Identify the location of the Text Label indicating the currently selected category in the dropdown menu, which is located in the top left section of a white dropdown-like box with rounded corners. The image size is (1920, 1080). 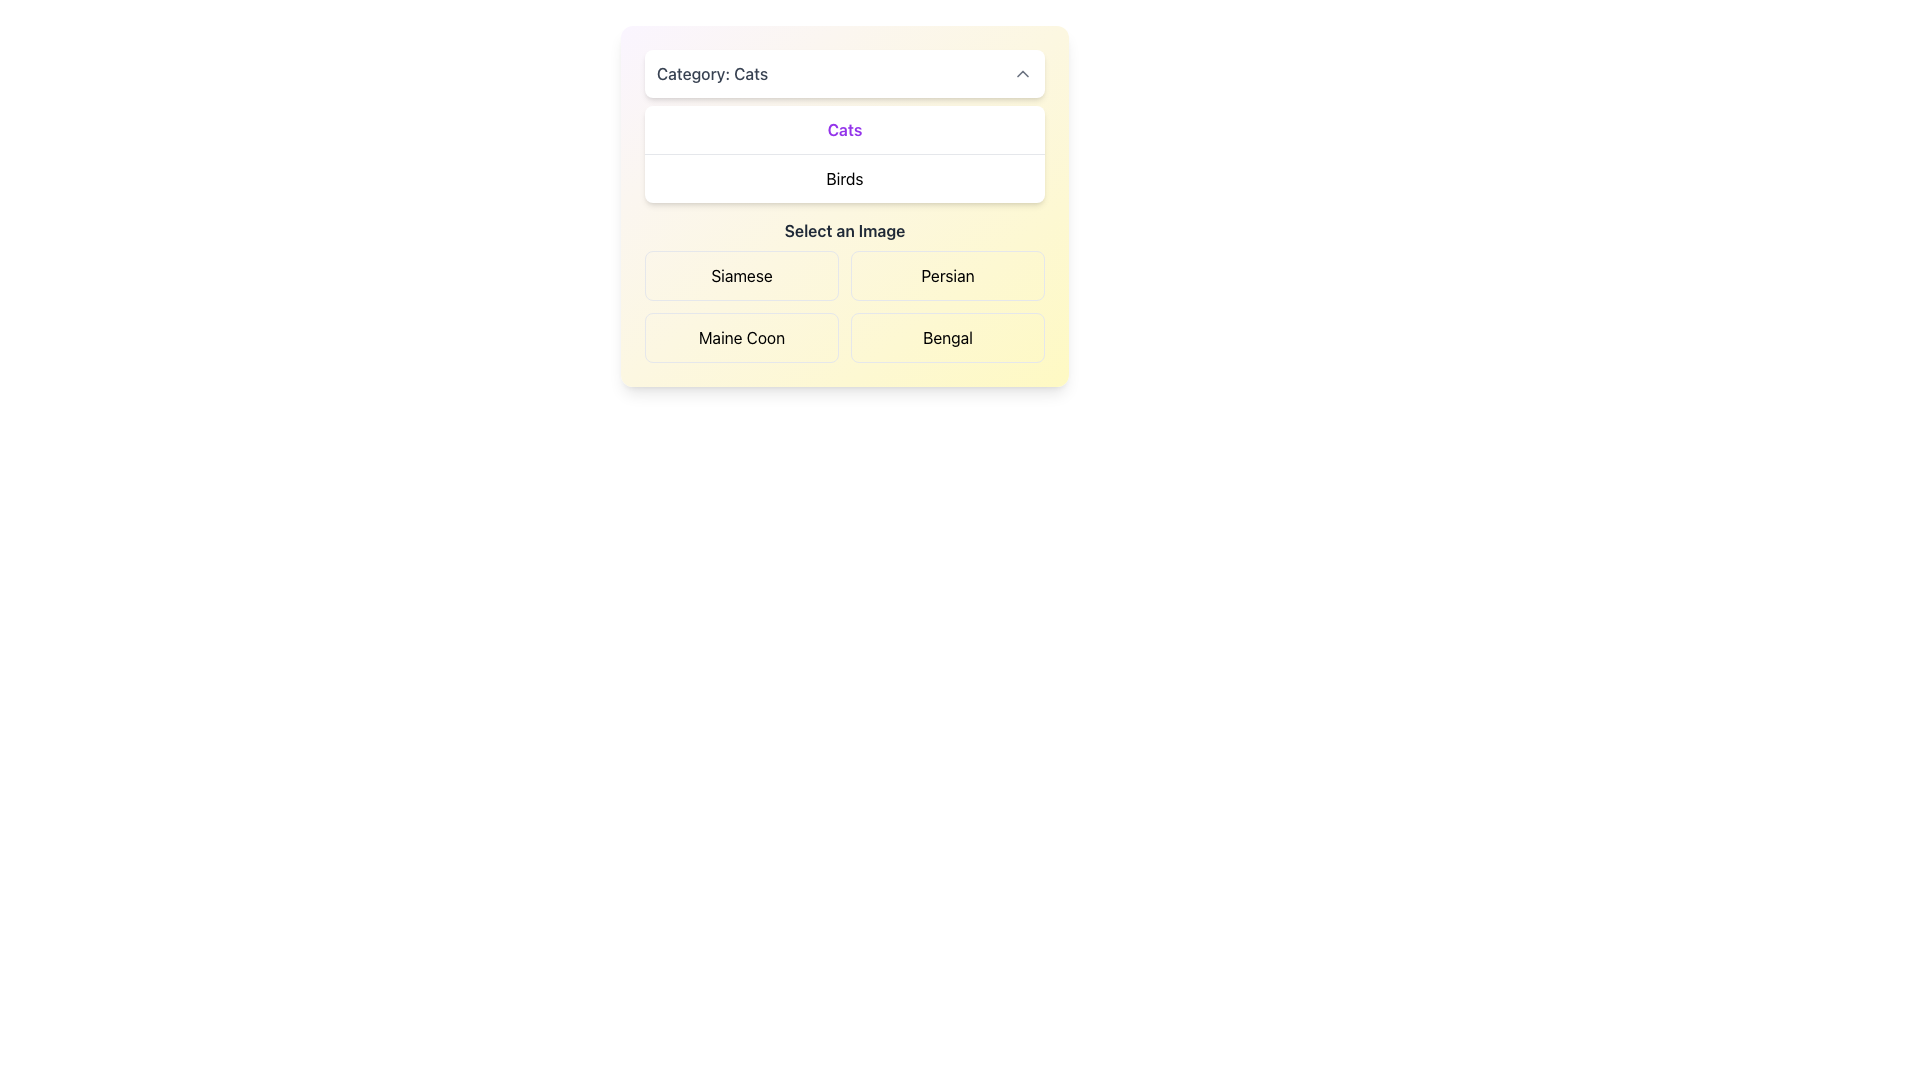
(712, 72).